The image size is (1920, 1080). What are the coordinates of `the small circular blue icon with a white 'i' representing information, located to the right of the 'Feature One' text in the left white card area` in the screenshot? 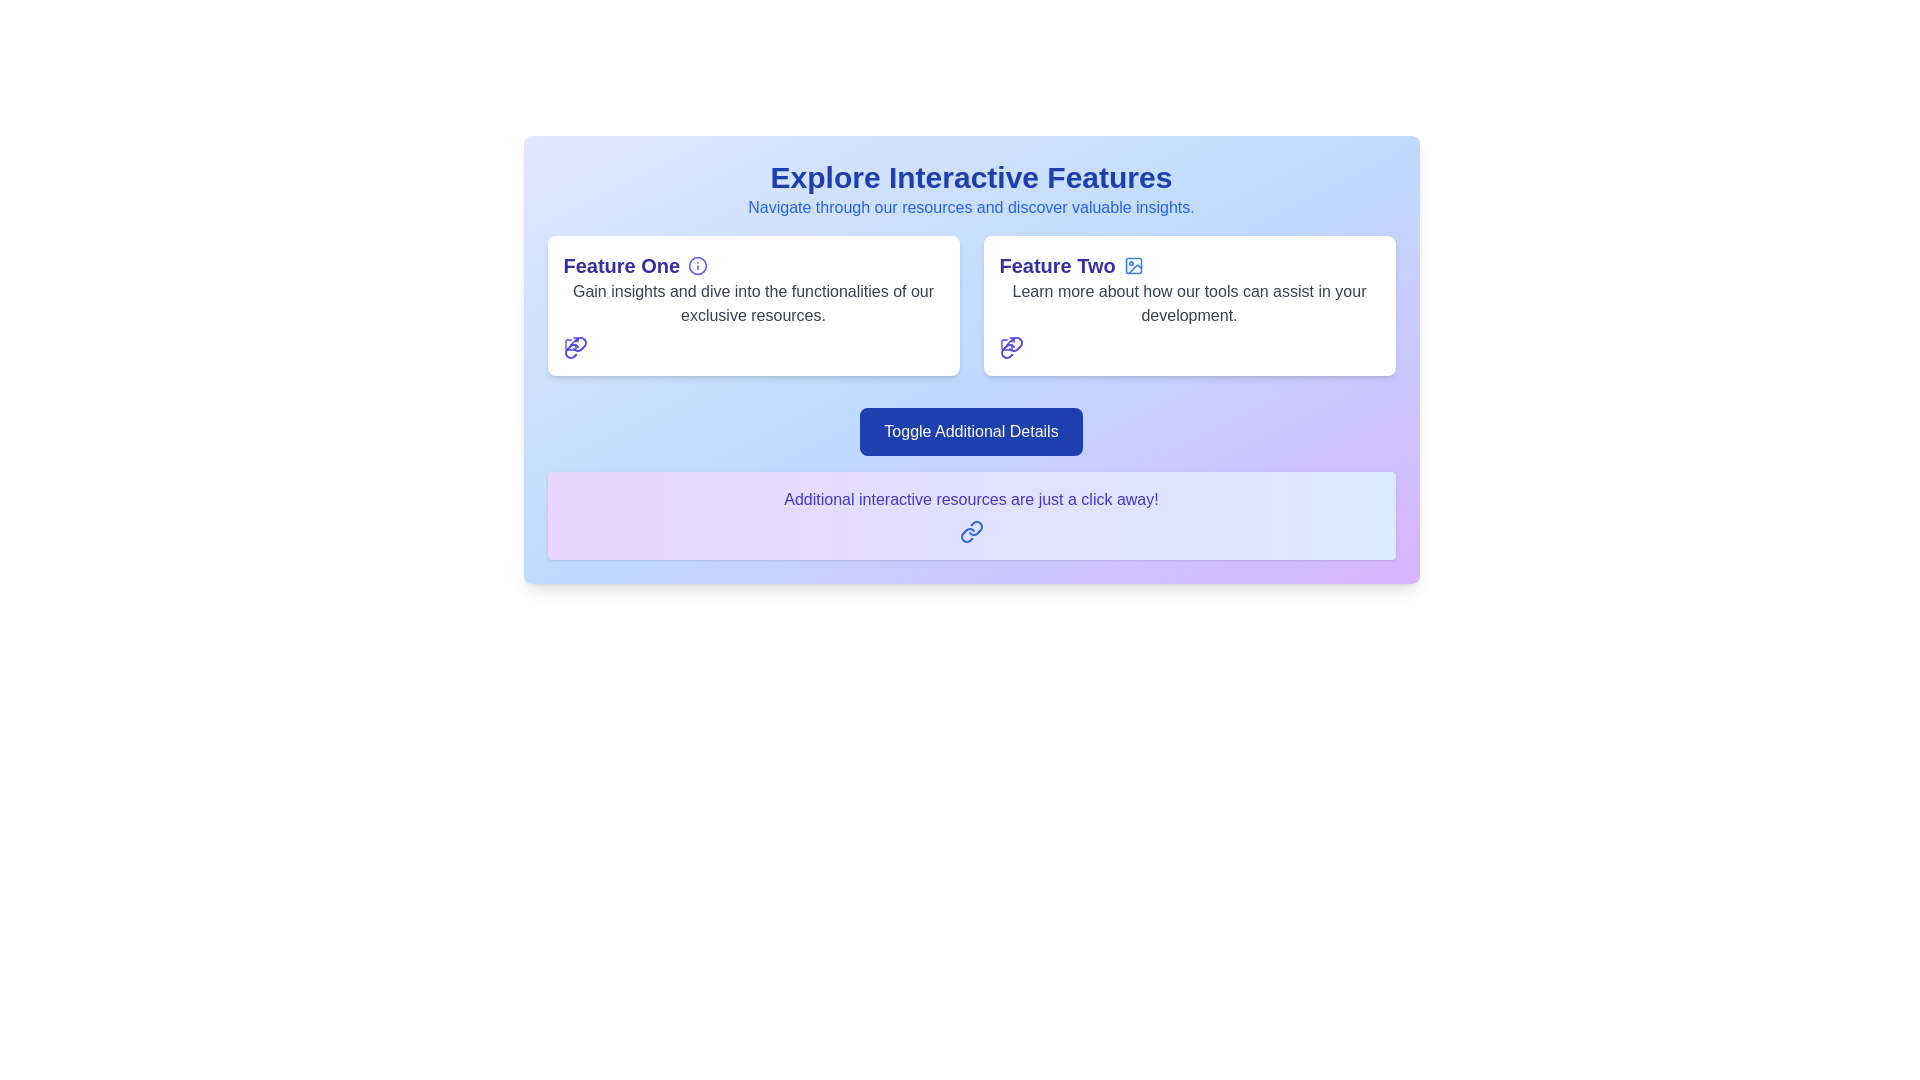 It's located at (698, 265).